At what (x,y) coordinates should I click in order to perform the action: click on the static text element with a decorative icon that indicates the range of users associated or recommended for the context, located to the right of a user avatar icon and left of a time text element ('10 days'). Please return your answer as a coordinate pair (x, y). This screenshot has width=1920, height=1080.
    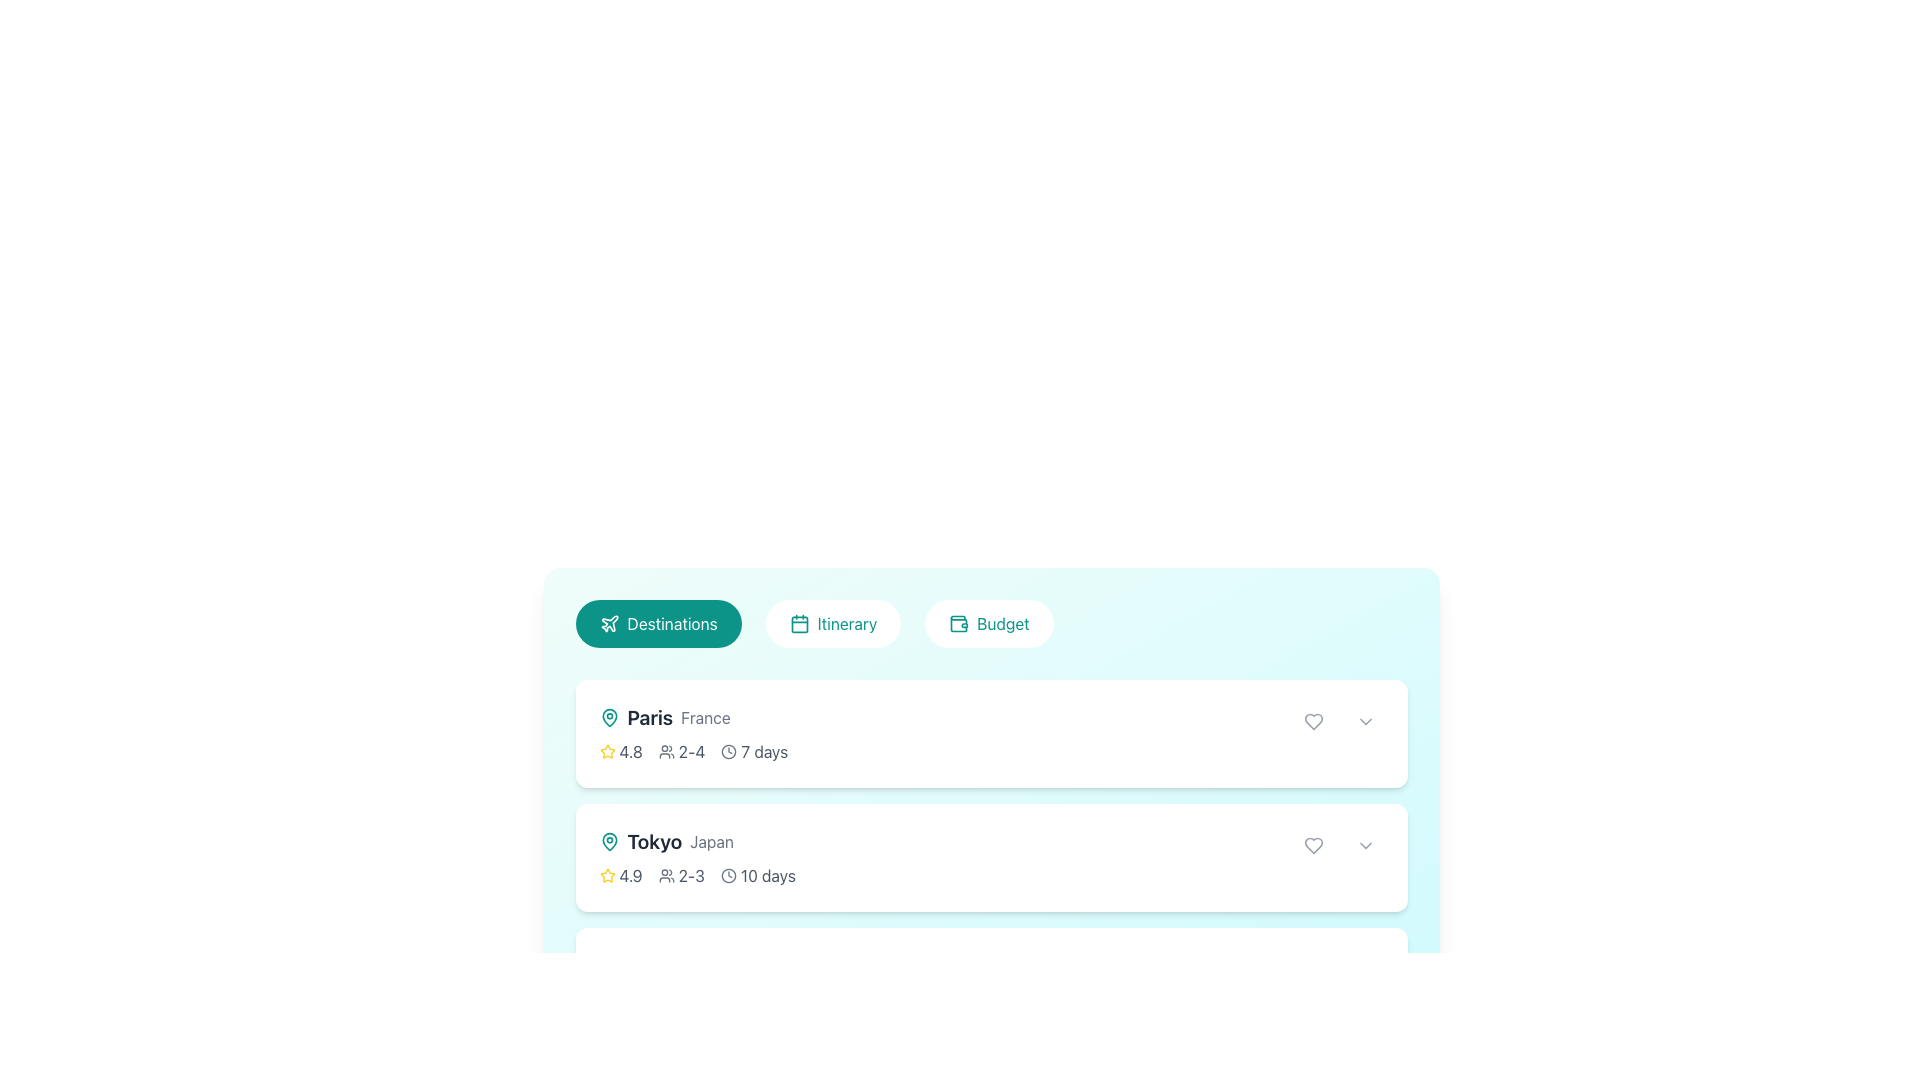
    Looking at the image, I should click on (681, 874).